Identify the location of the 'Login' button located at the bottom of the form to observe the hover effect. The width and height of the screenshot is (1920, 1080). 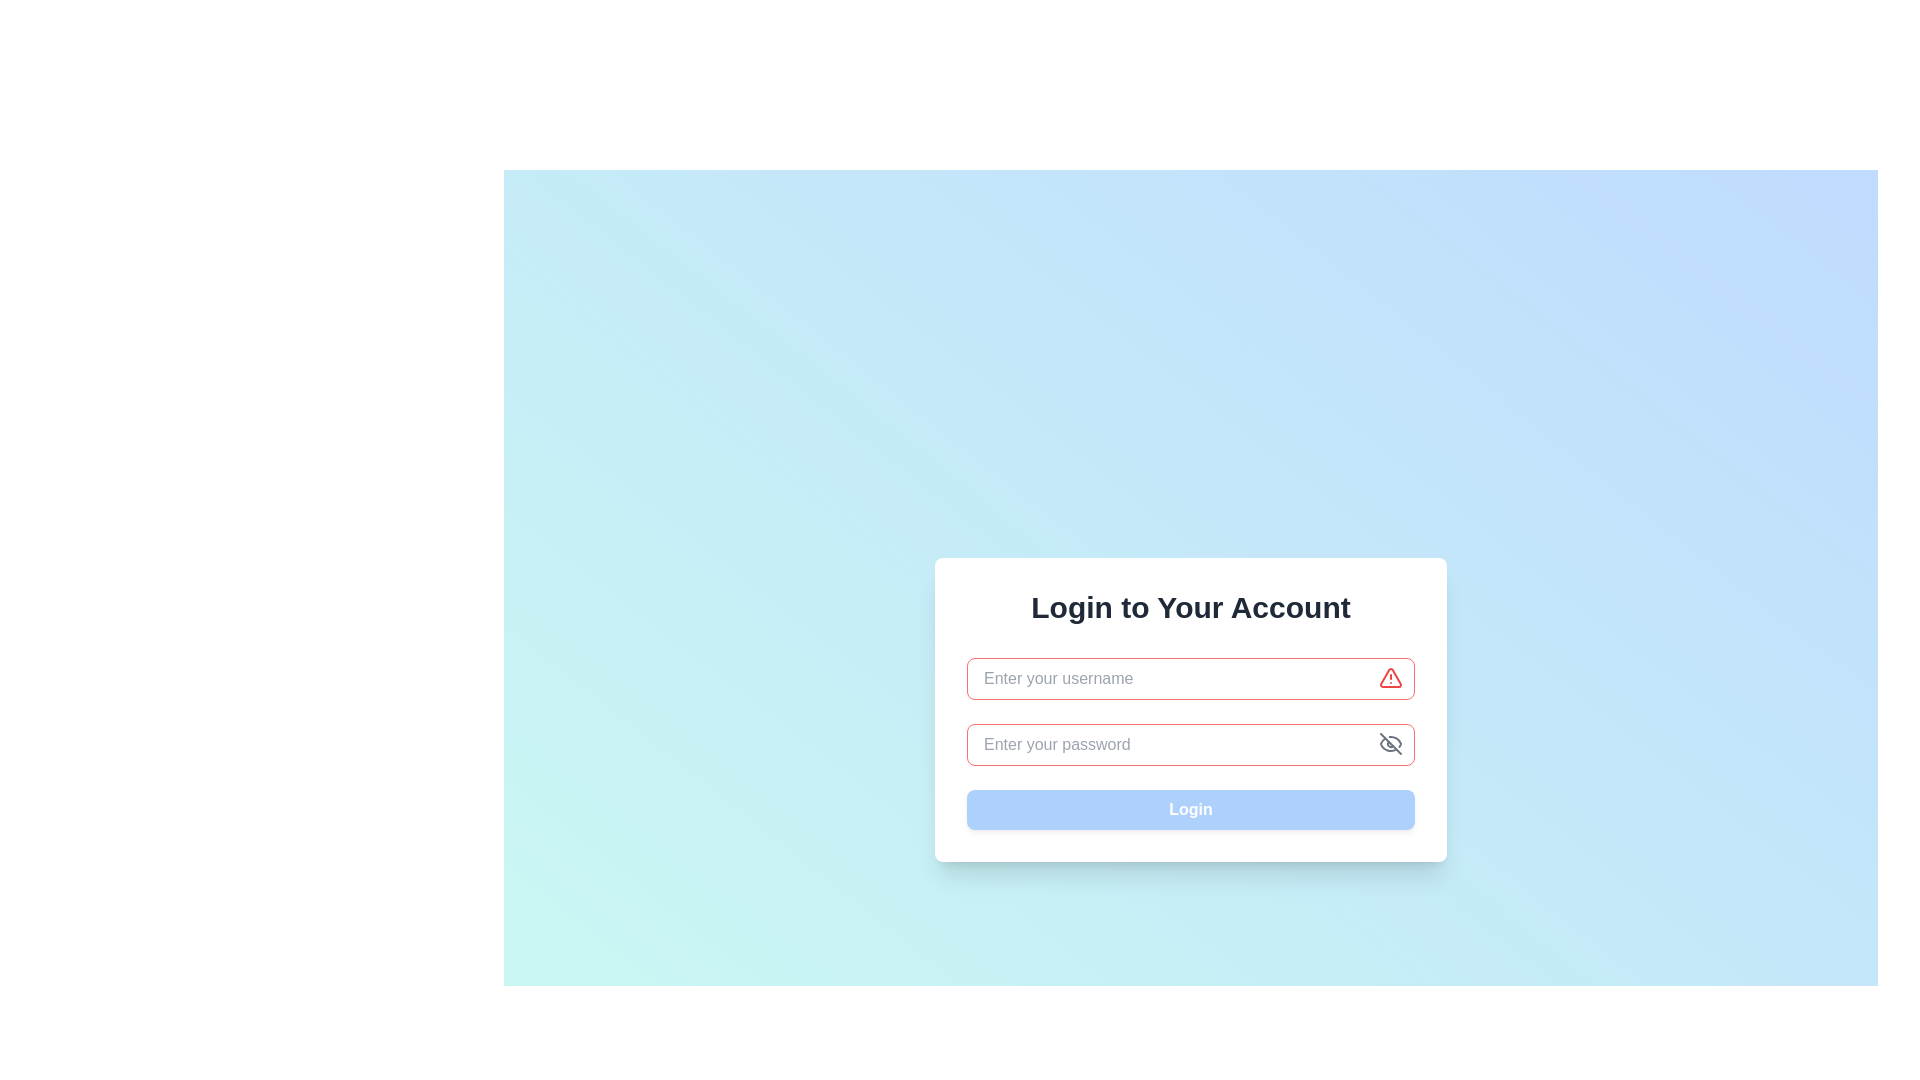
(1190, 810).